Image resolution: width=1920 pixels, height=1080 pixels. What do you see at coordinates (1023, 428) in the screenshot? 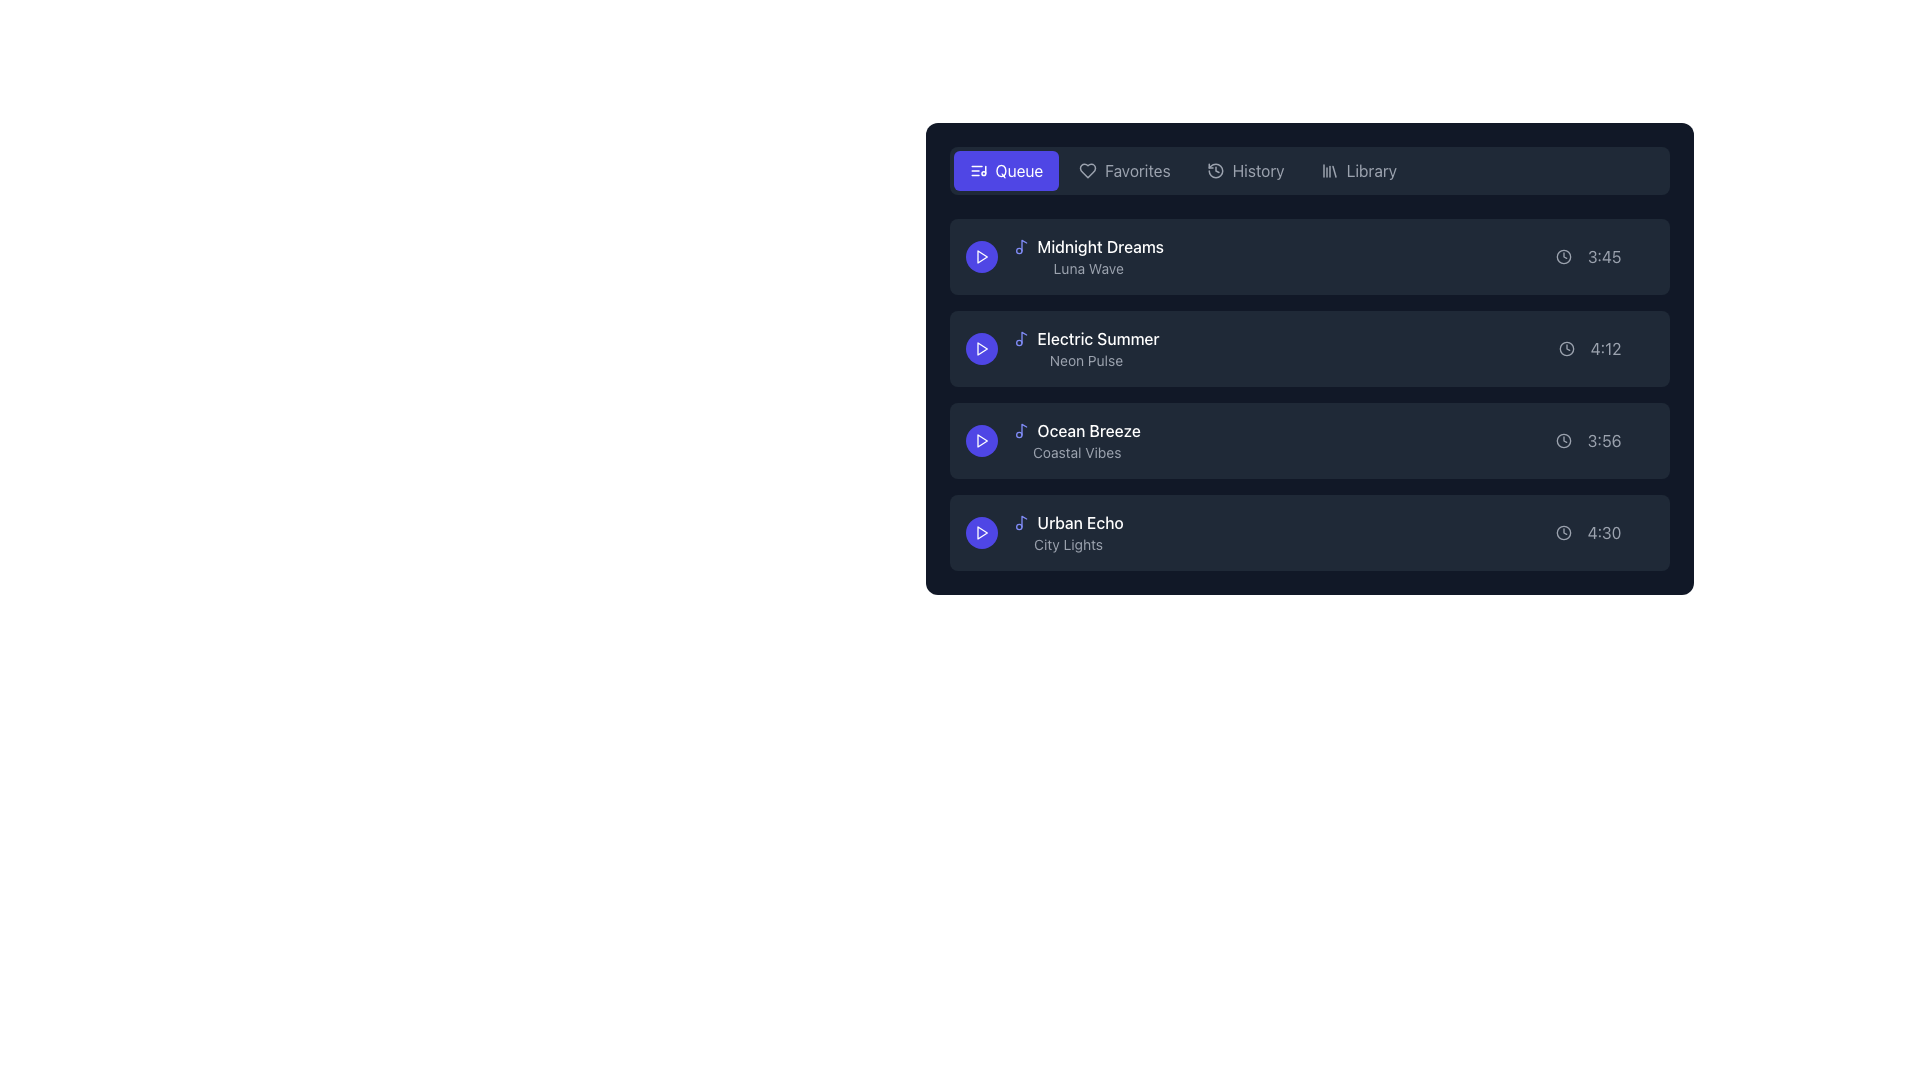
I see `the musical note icon located to the left of the 'Ocean Breeze' track entry in the music playlist application` at bounding box center [1023, 428].